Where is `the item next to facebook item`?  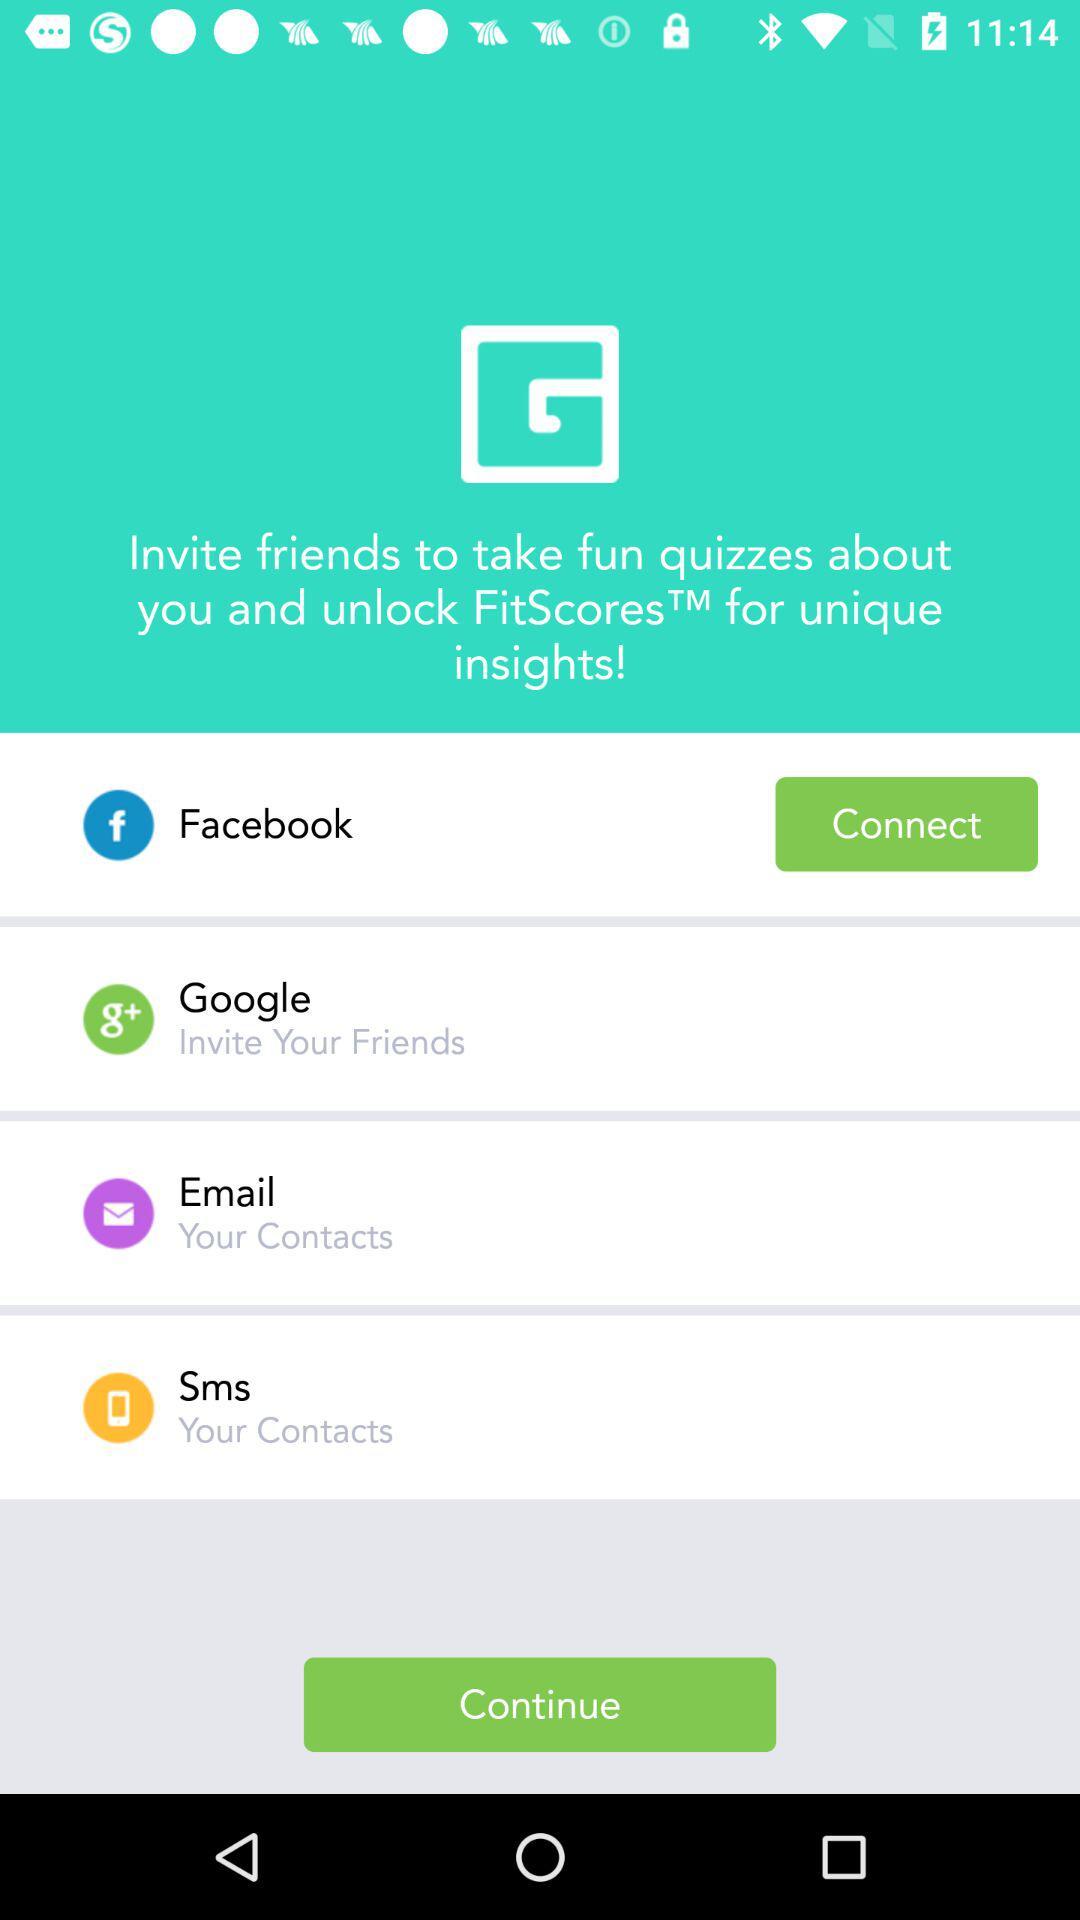 the item next to facebook item is located at coordinates (906, 824).